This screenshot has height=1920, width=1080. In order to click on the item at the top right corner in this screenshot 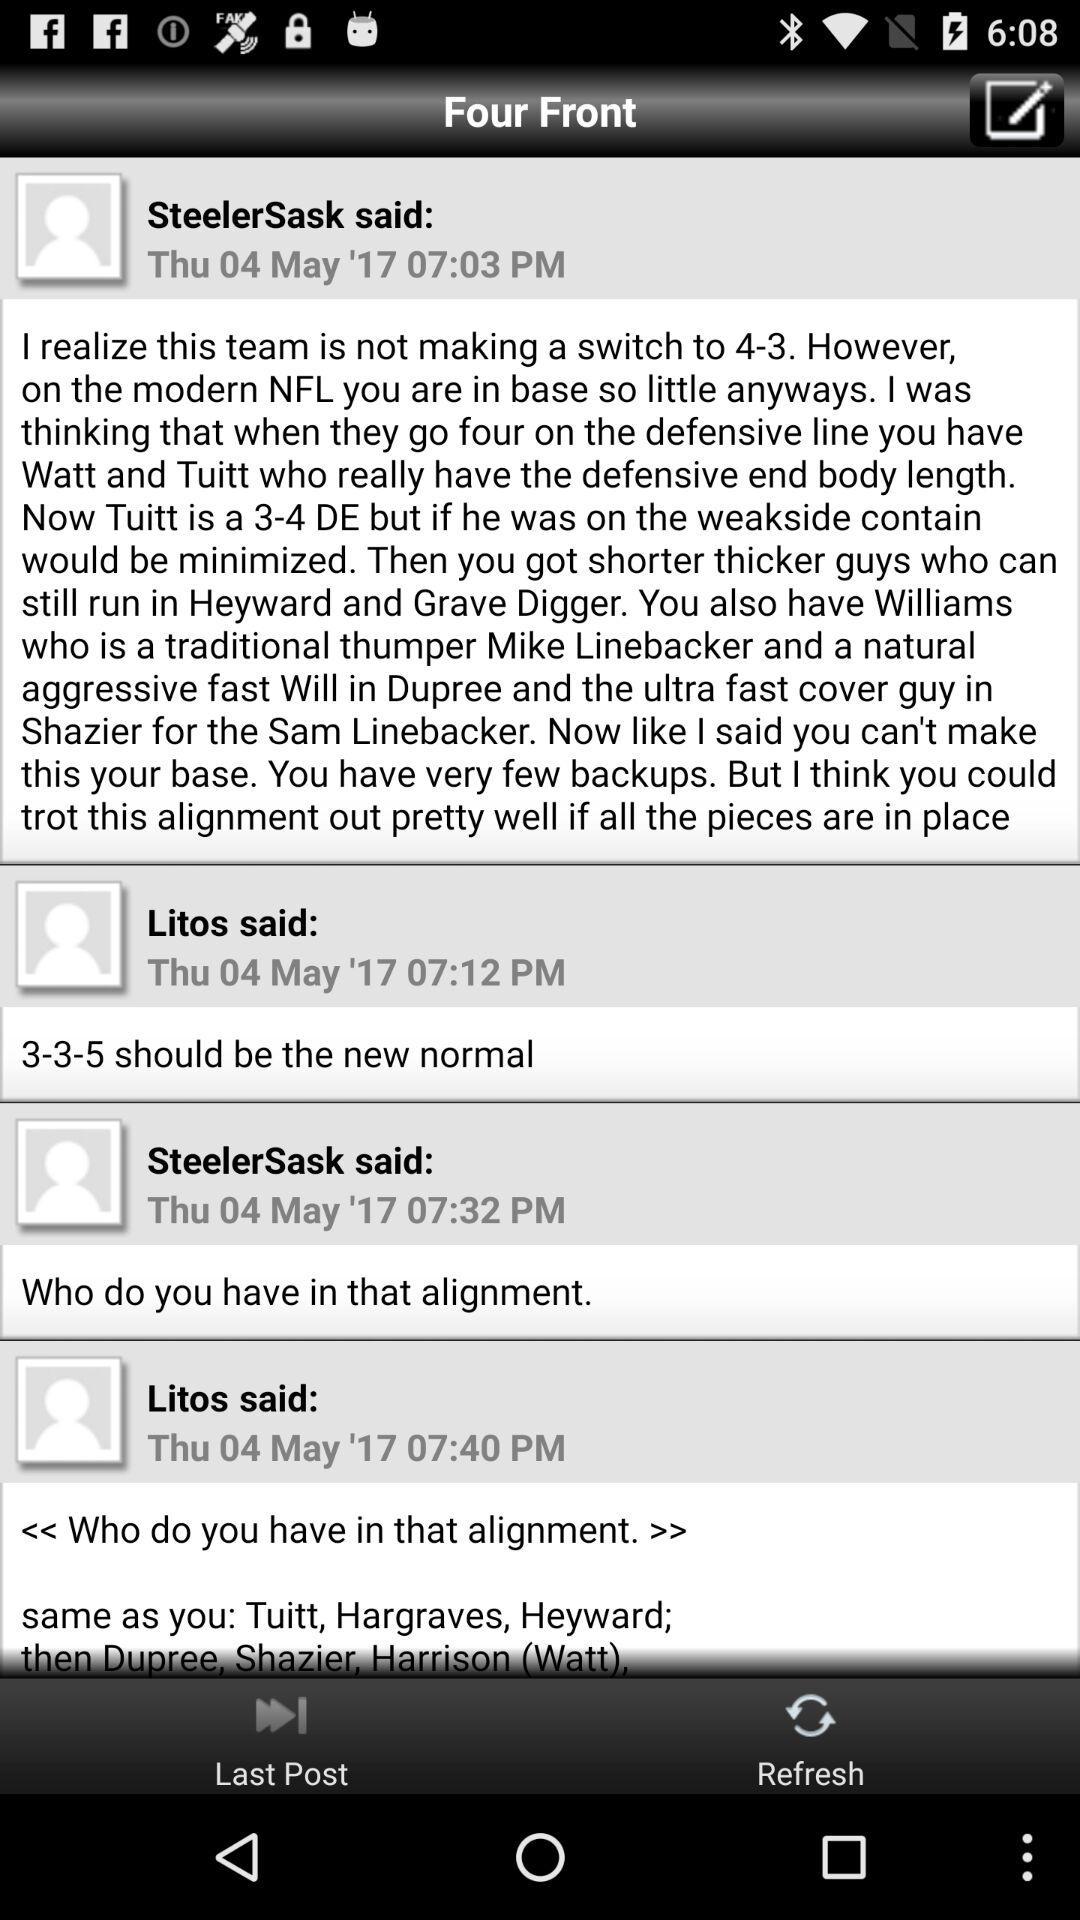, I will do `click(1017, 109)`.